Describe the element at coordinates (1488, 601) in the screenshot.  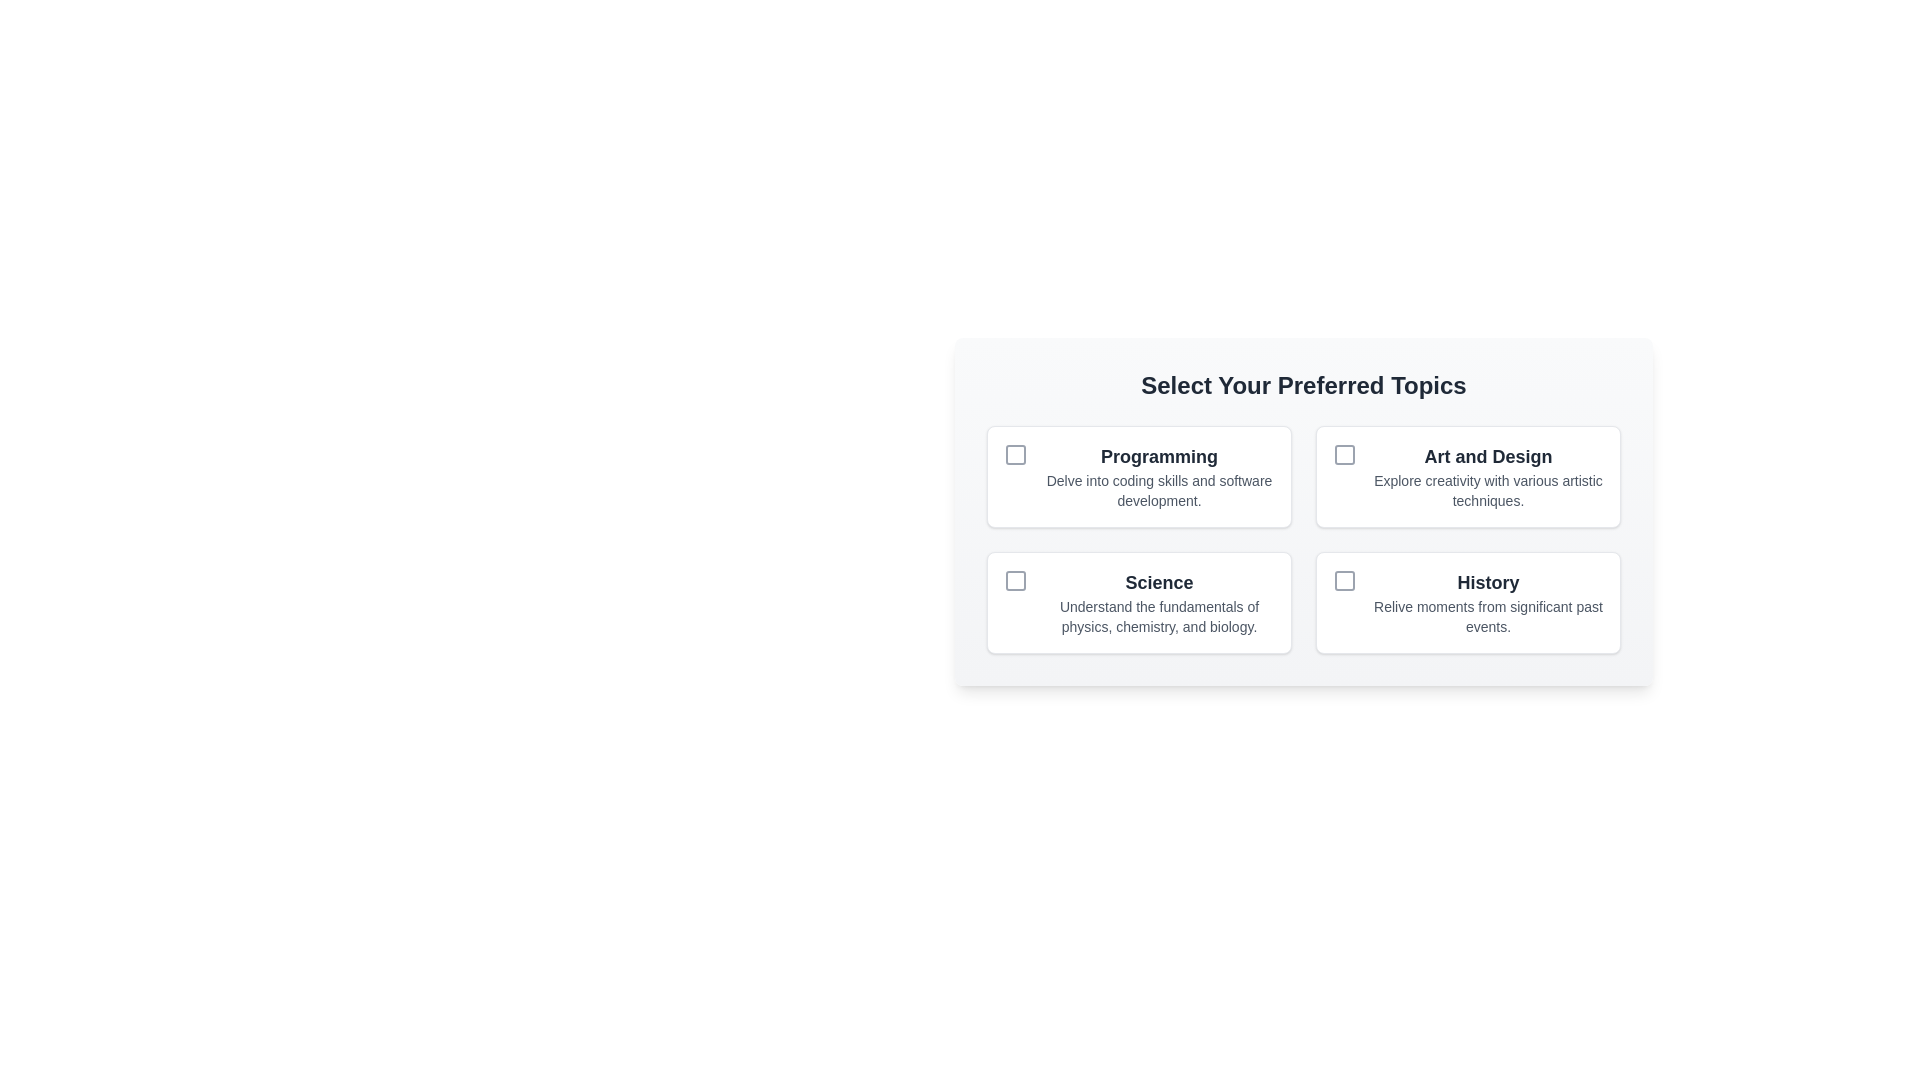
I see `the text-based component for the 'History' topic option` at that location.